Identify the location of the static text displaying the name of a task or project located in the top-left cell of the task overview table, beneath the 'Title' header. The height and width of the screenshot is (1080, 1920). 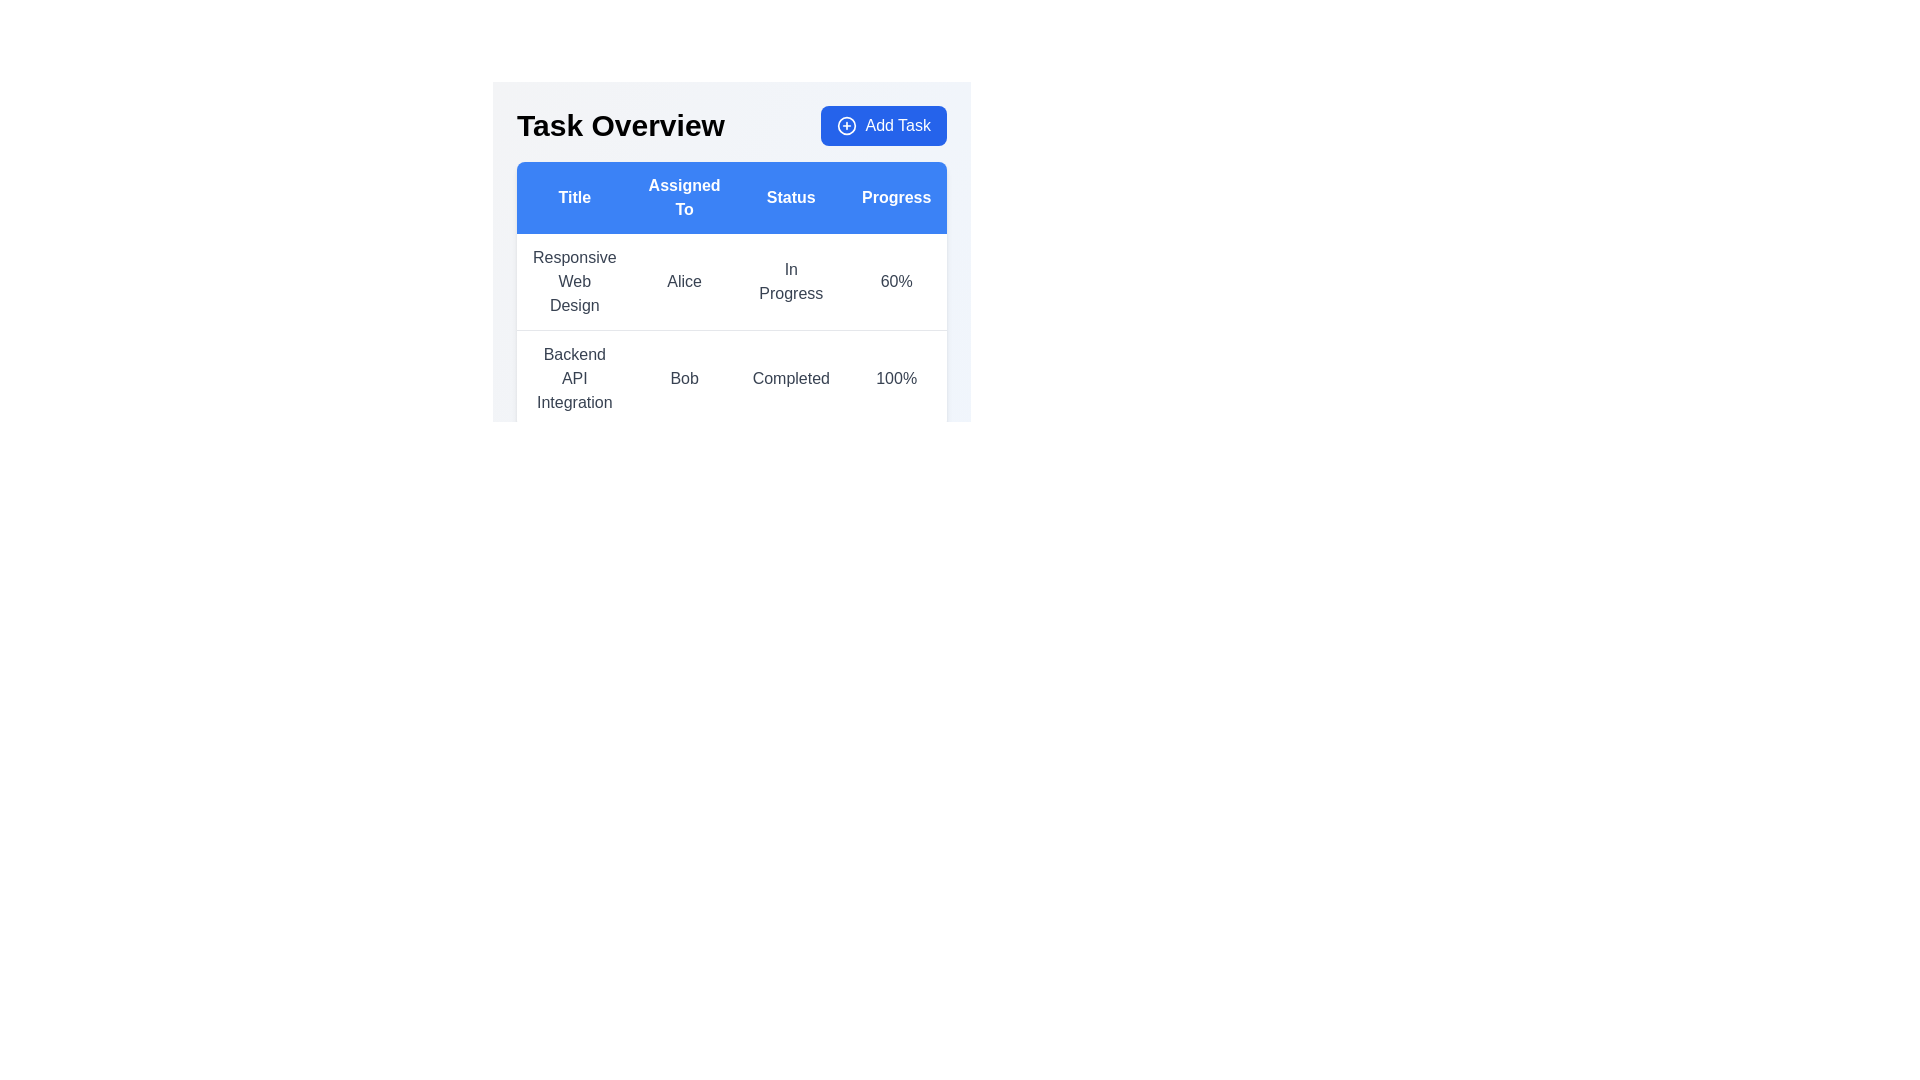
(573, 282).